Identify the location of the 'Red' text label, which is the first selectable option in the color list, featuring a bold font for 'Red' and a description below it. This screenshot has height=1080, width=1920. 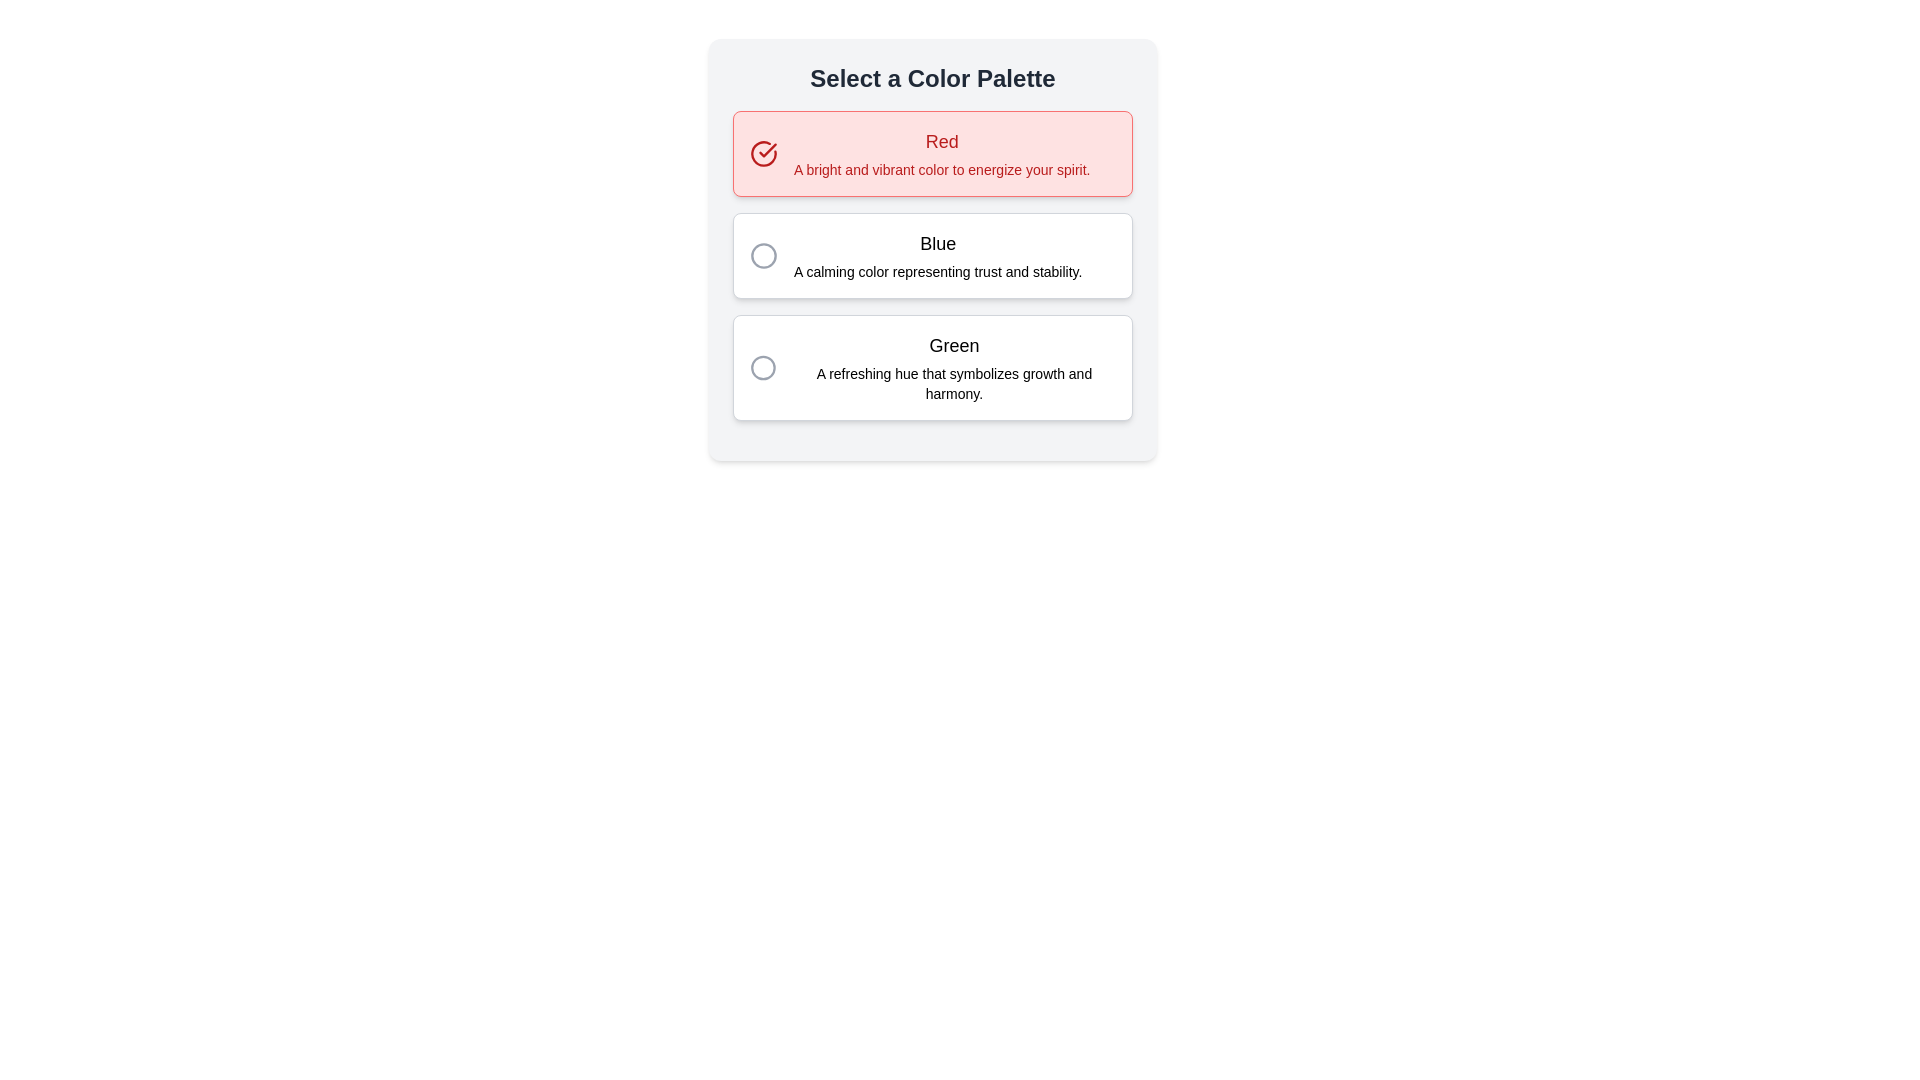
(941, 153).